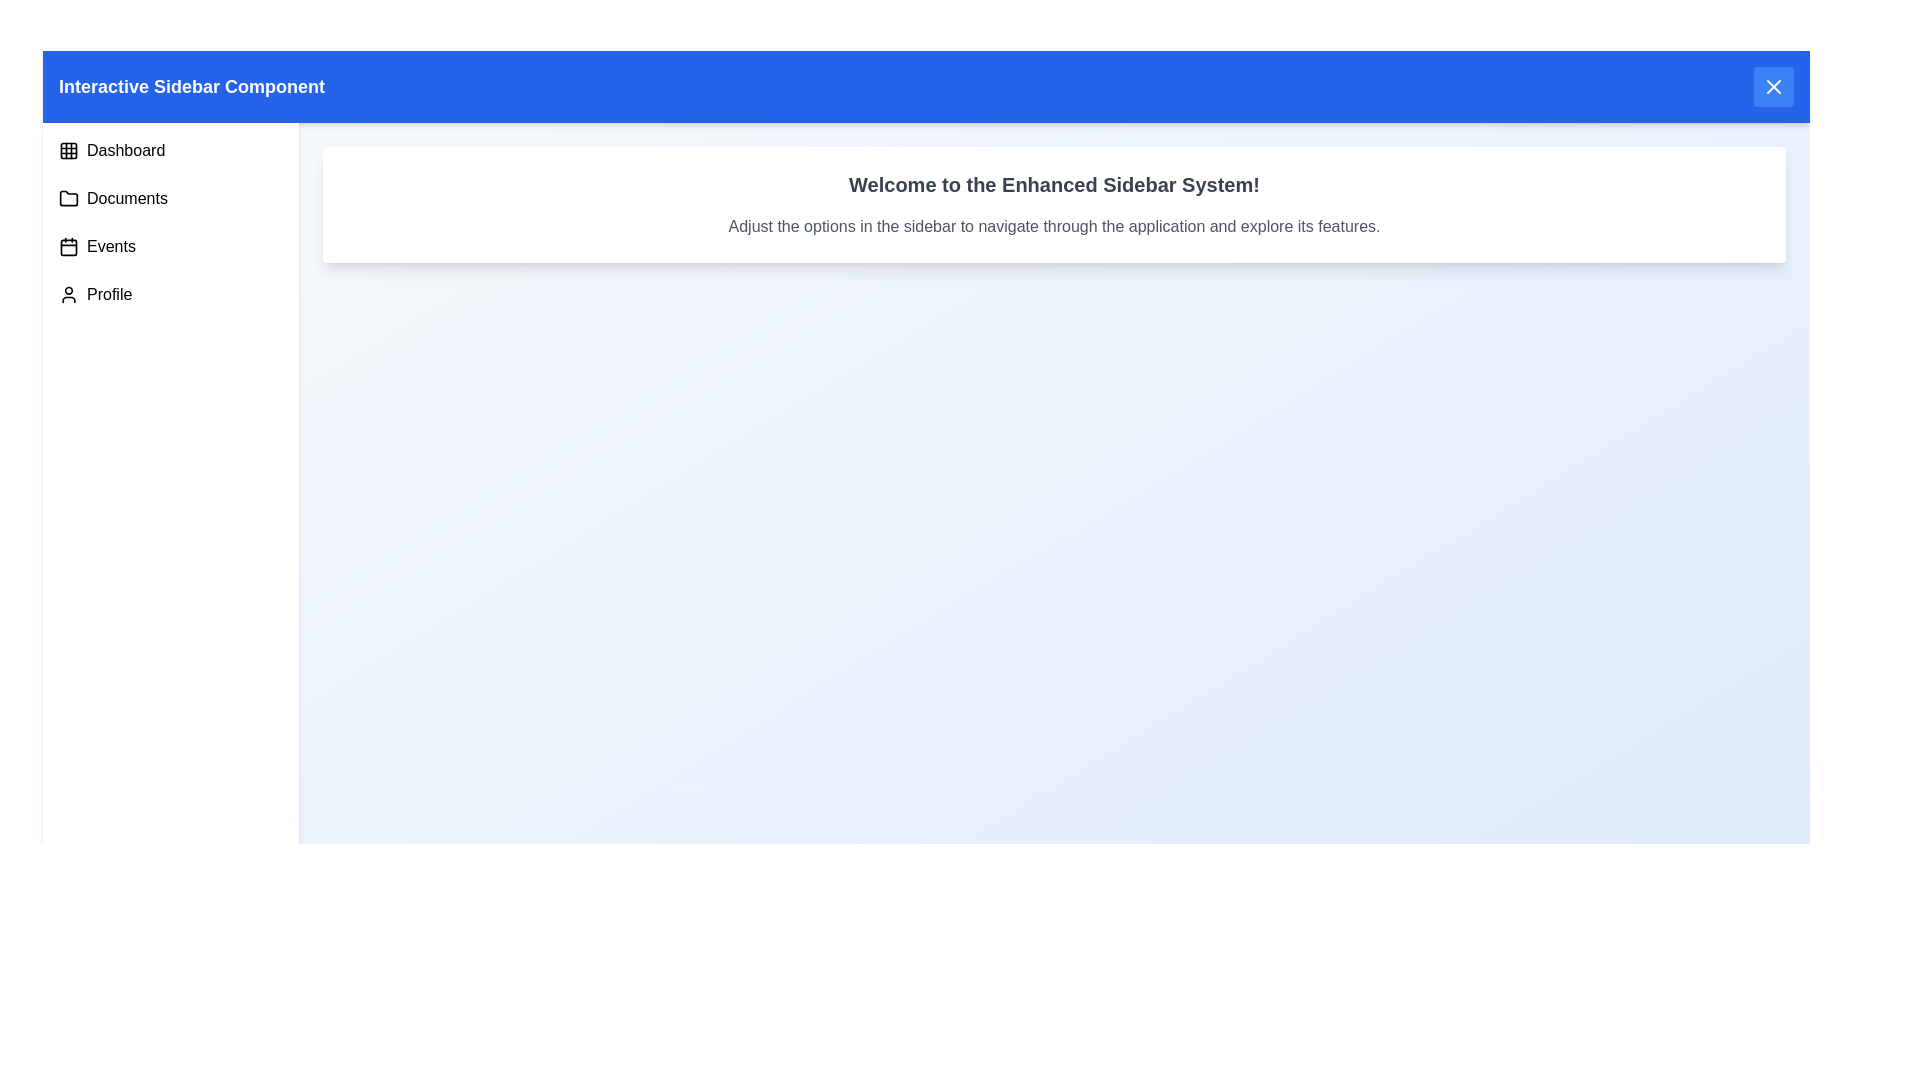  I want to click on the List Item labeled 'Events', which is the third item in the vertical list in the left sidebar, so click(171, 245).